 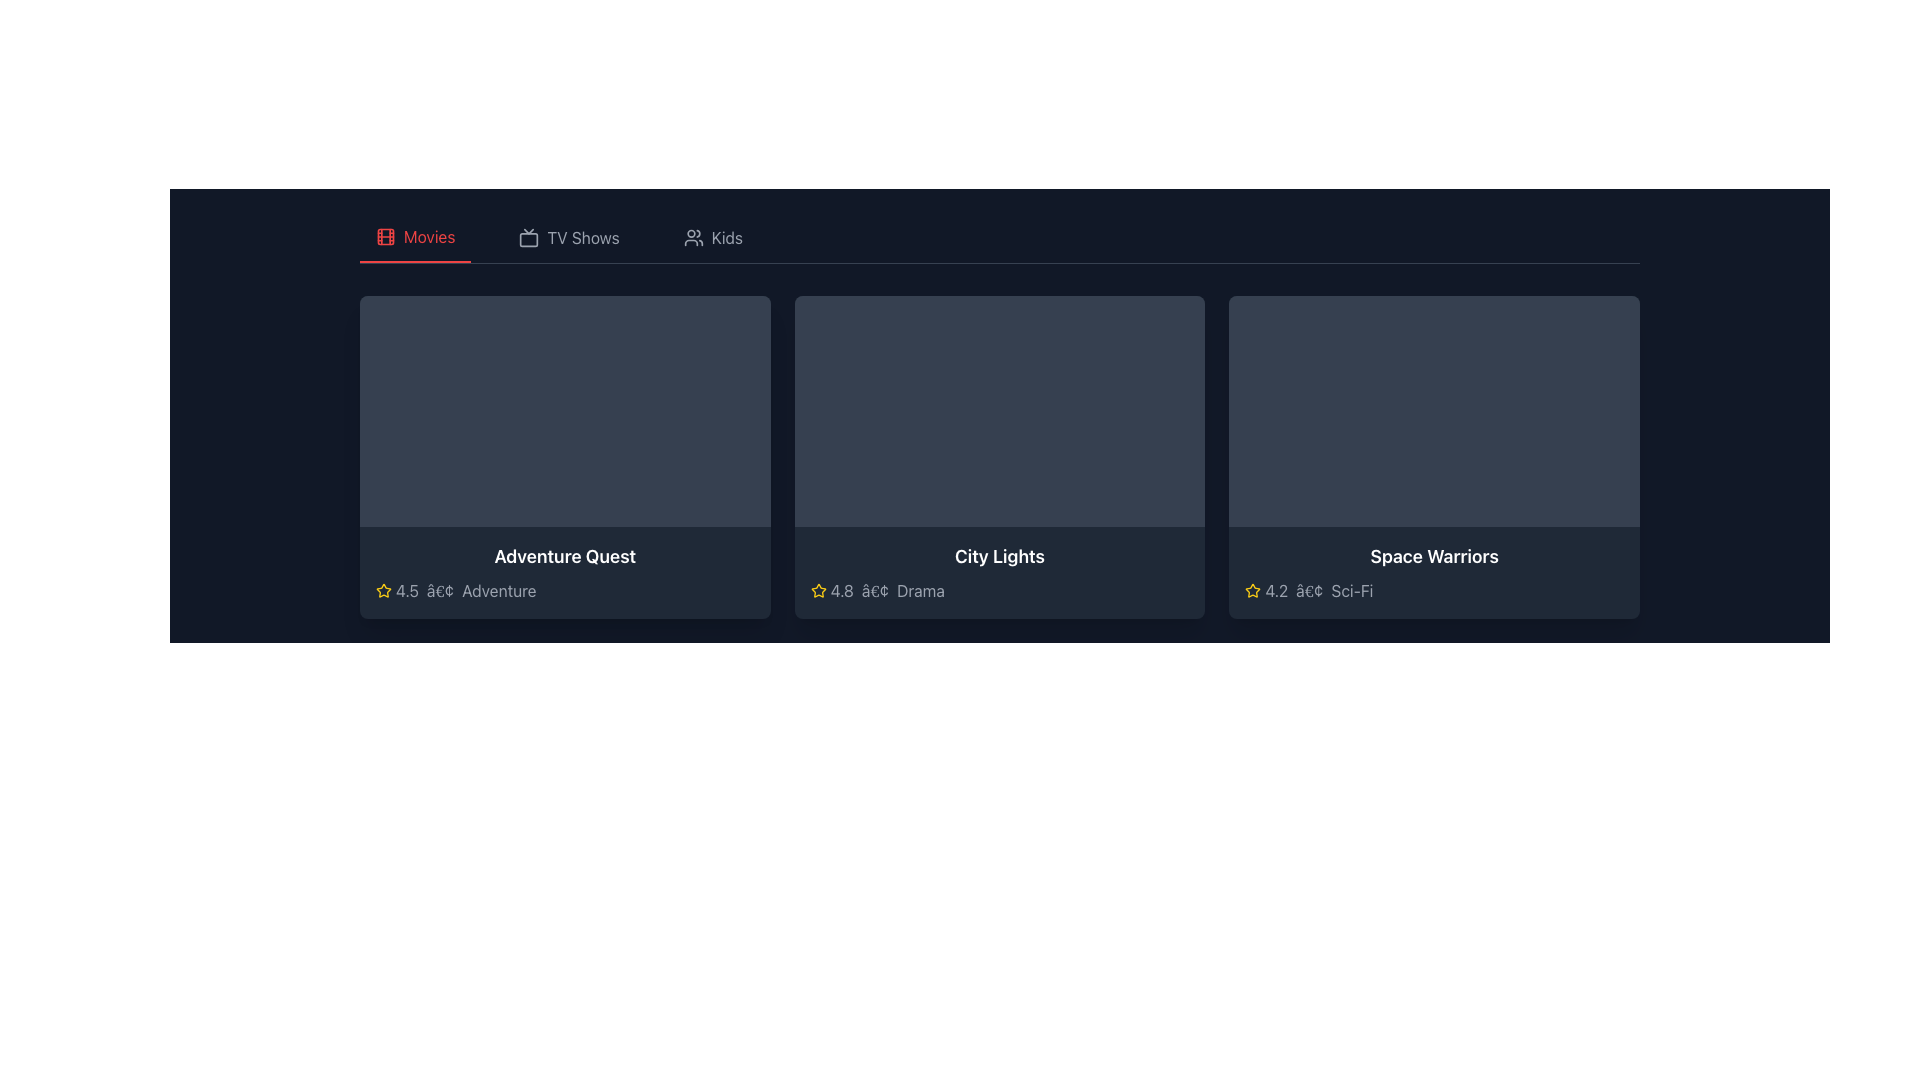 What do you see at coordinates (1433, 410) in the screenshot?
I see `the Visual Placeholder (Div Element) that has a gradient grey background, located in the upper portion of the card labeled 'Space Warriors'` at bounding box center [1433, 410].